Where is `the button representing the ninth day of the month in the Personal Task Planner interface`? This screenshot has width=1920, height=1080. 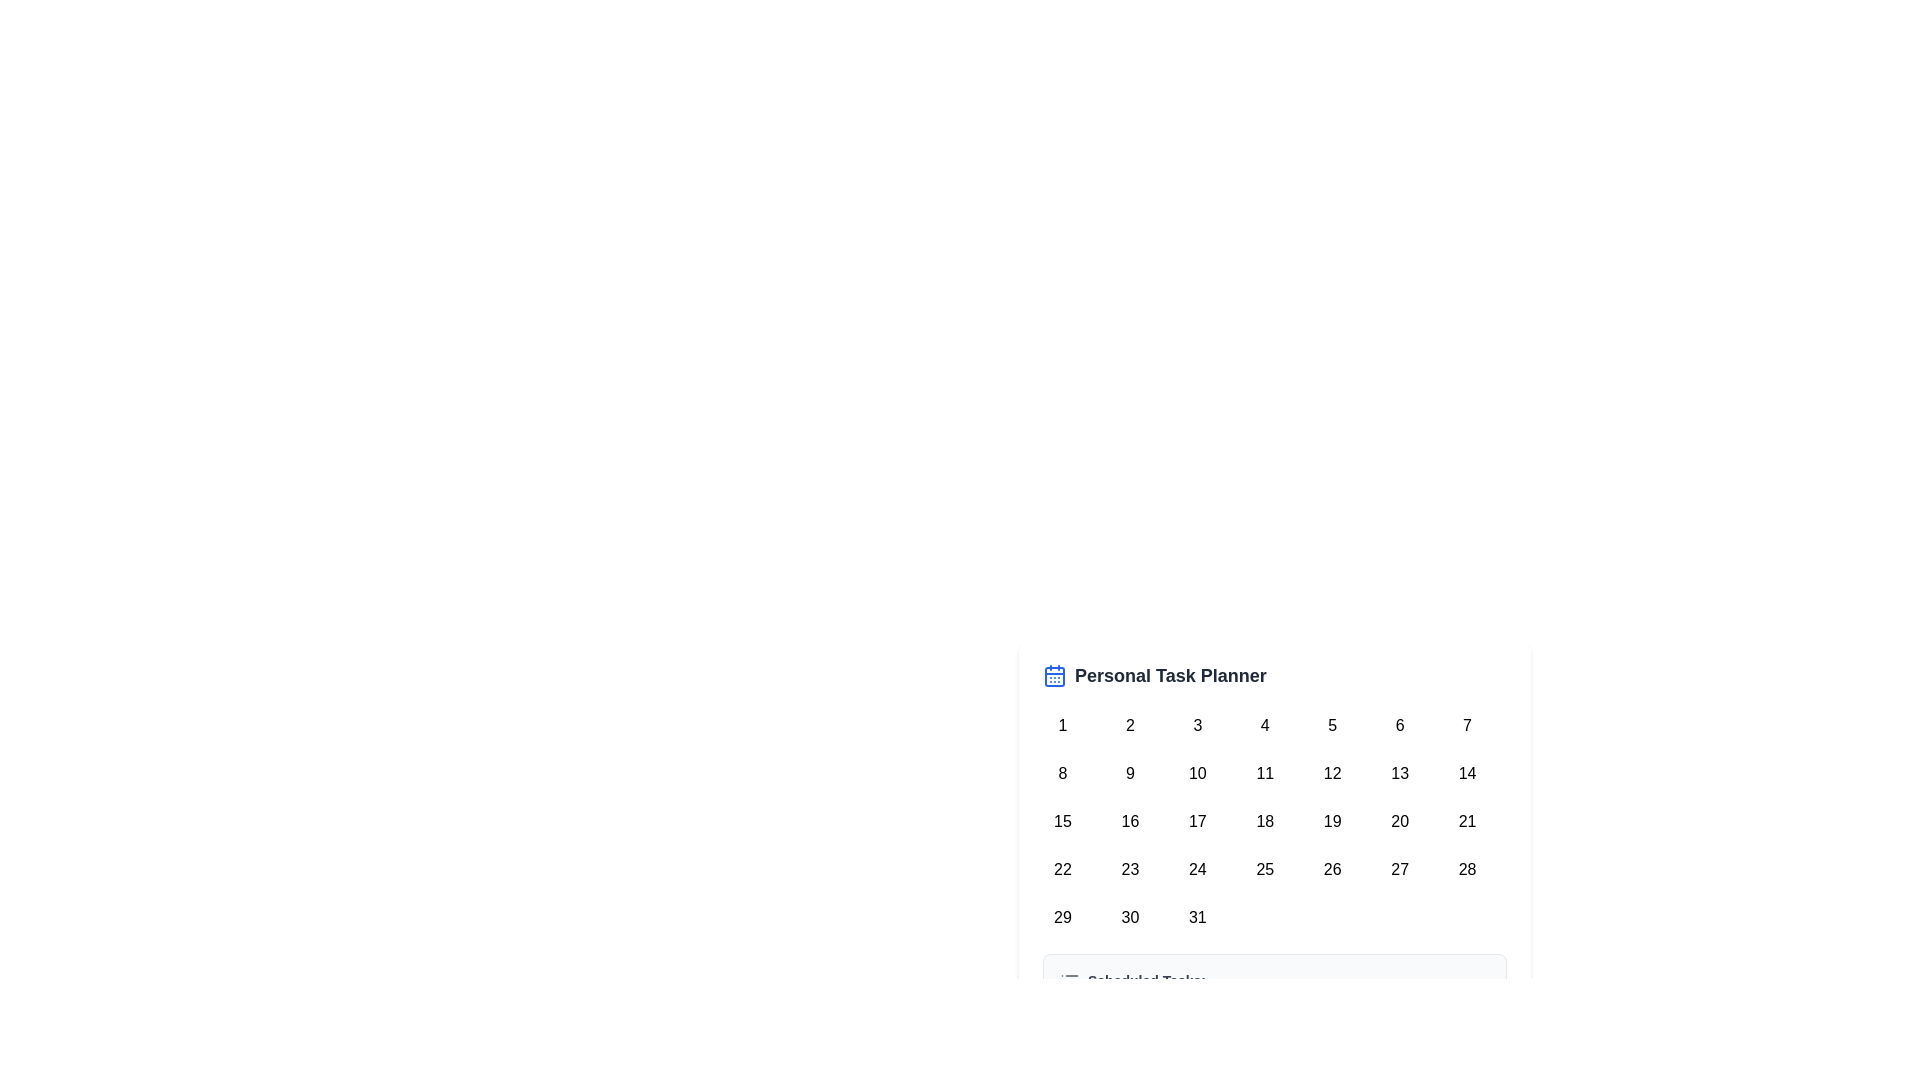 the button representing the ninth day of the month in the Personal Task Planner interface is located at coordinates (1130, 773).